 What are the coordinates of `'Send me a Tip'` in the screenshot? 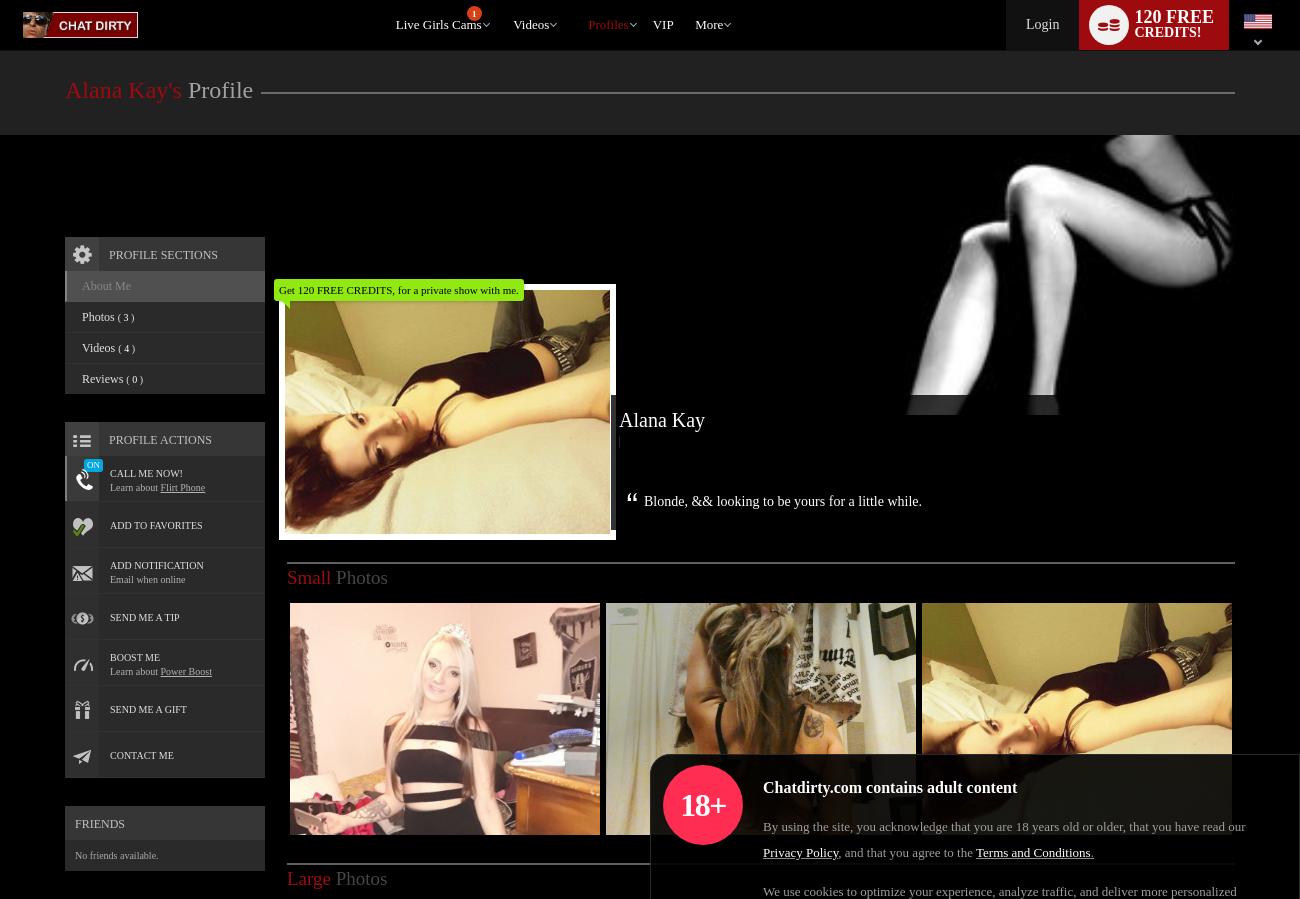 It's located at (108, 616).